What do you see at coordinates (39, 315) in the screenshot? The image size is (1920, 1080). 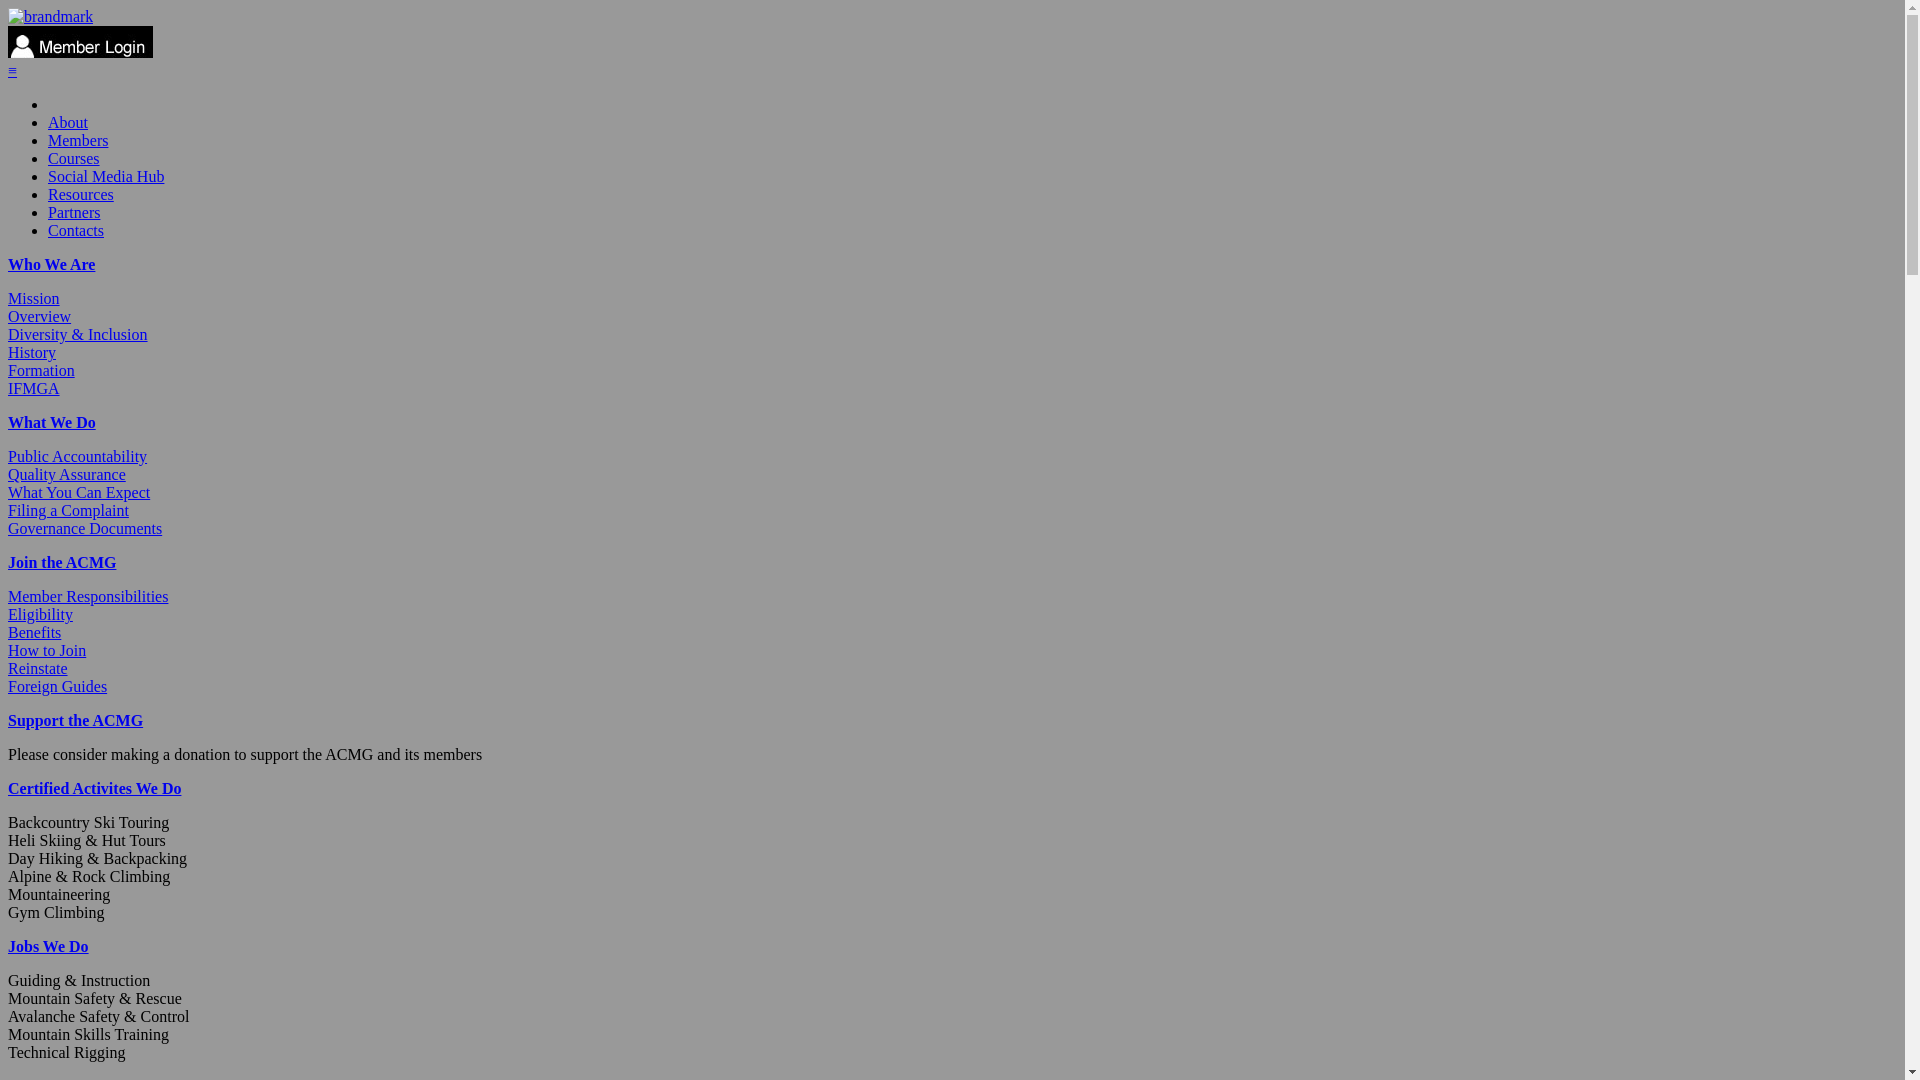 I see `'Overview'` at bounding box center [39, 315].